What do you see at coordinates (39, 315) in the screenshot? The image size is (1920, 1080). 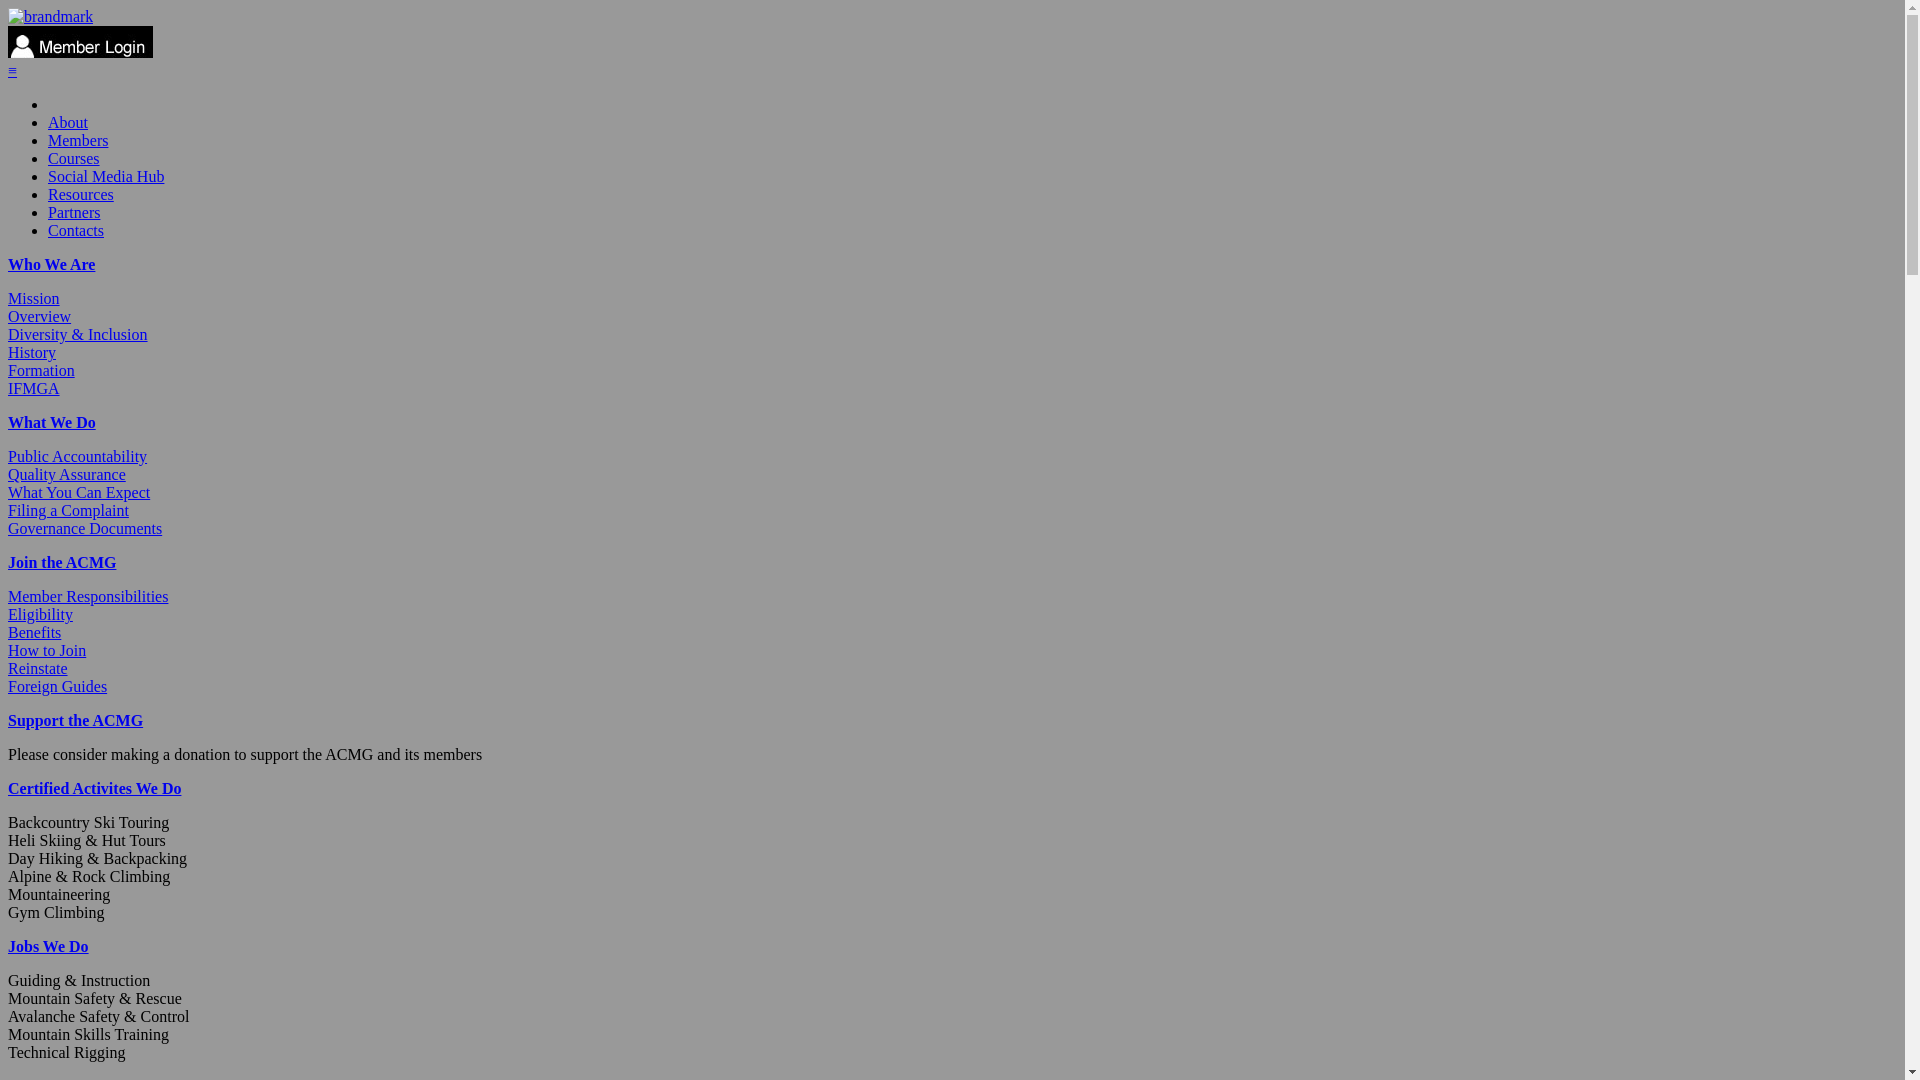 I see `'Overview'` at bounding box center [39, 315].